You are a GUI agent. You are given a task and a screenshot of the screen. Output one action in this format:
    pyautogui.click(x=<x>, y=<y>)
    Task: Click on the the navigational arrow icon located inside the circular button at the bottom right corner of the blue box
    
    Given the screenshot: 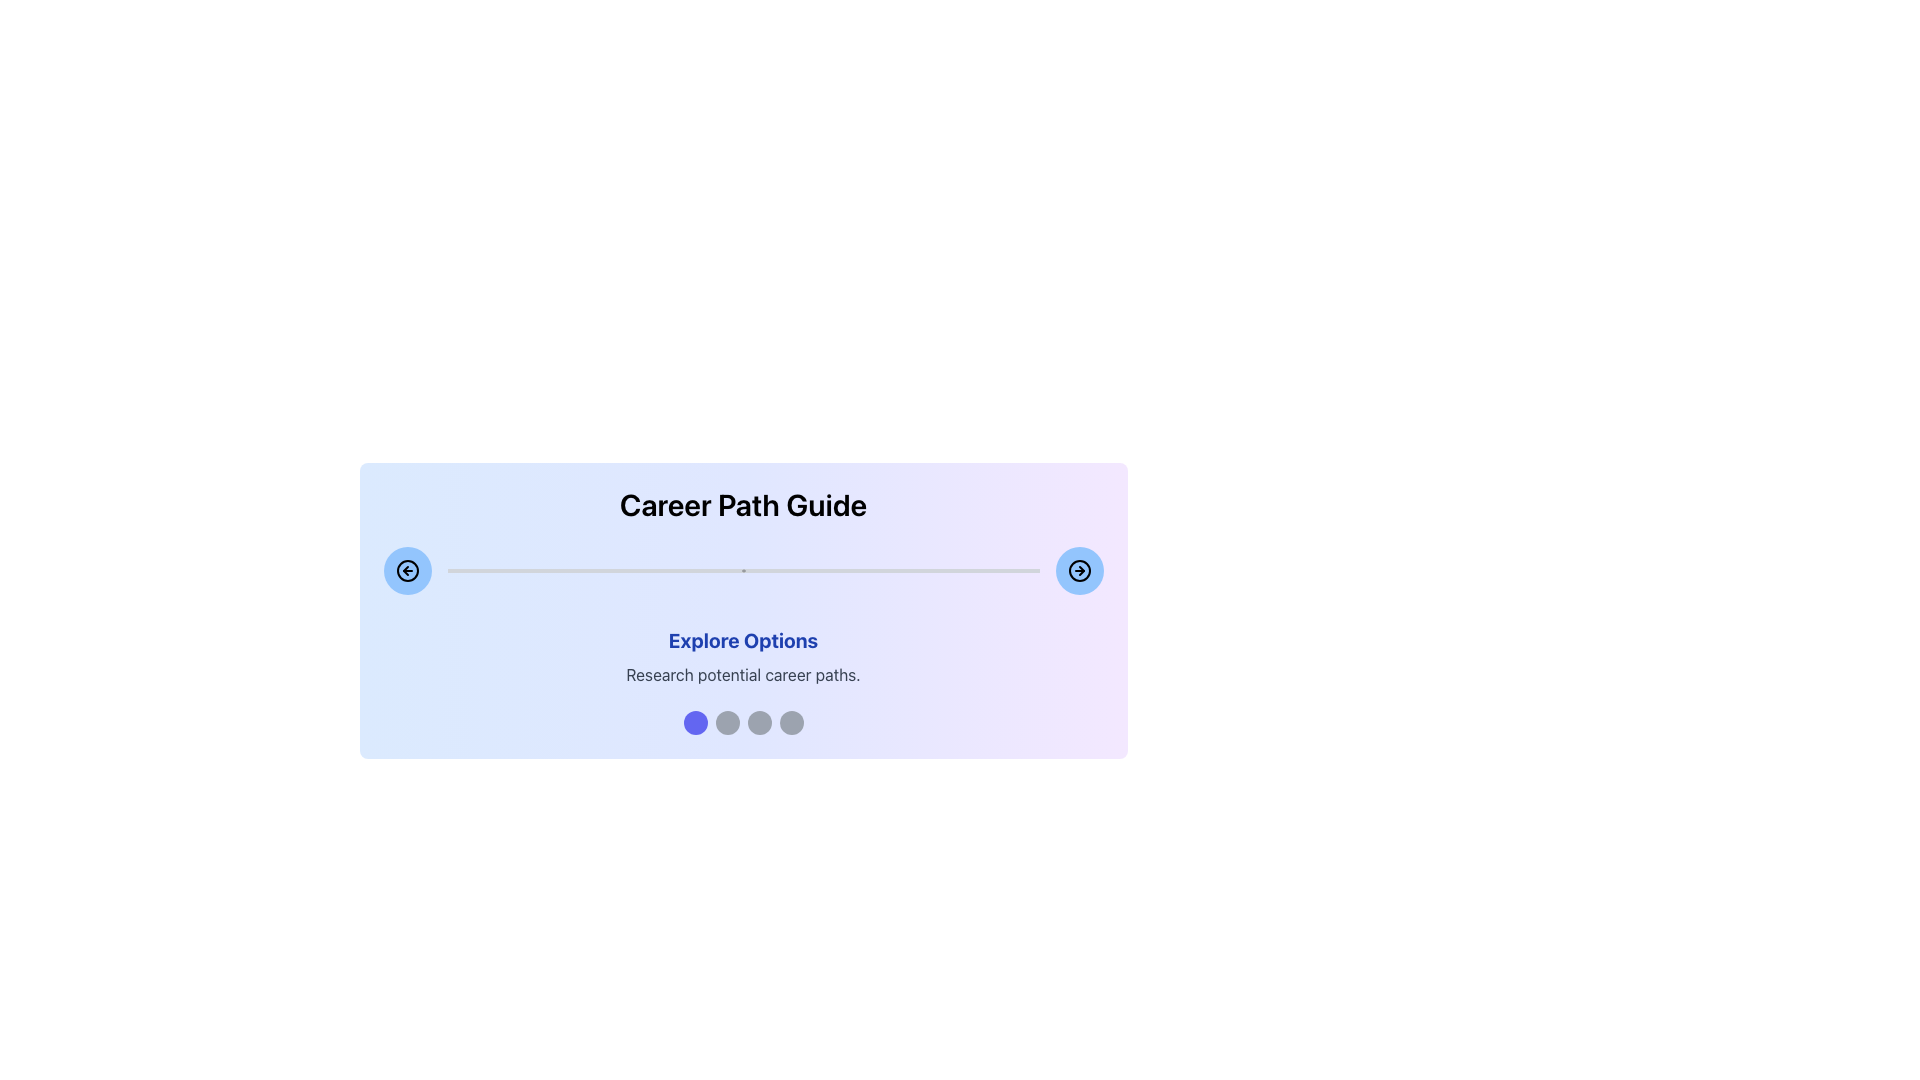 What is the action you would take?
    pyautogui.click(x=1078, y=570)
    